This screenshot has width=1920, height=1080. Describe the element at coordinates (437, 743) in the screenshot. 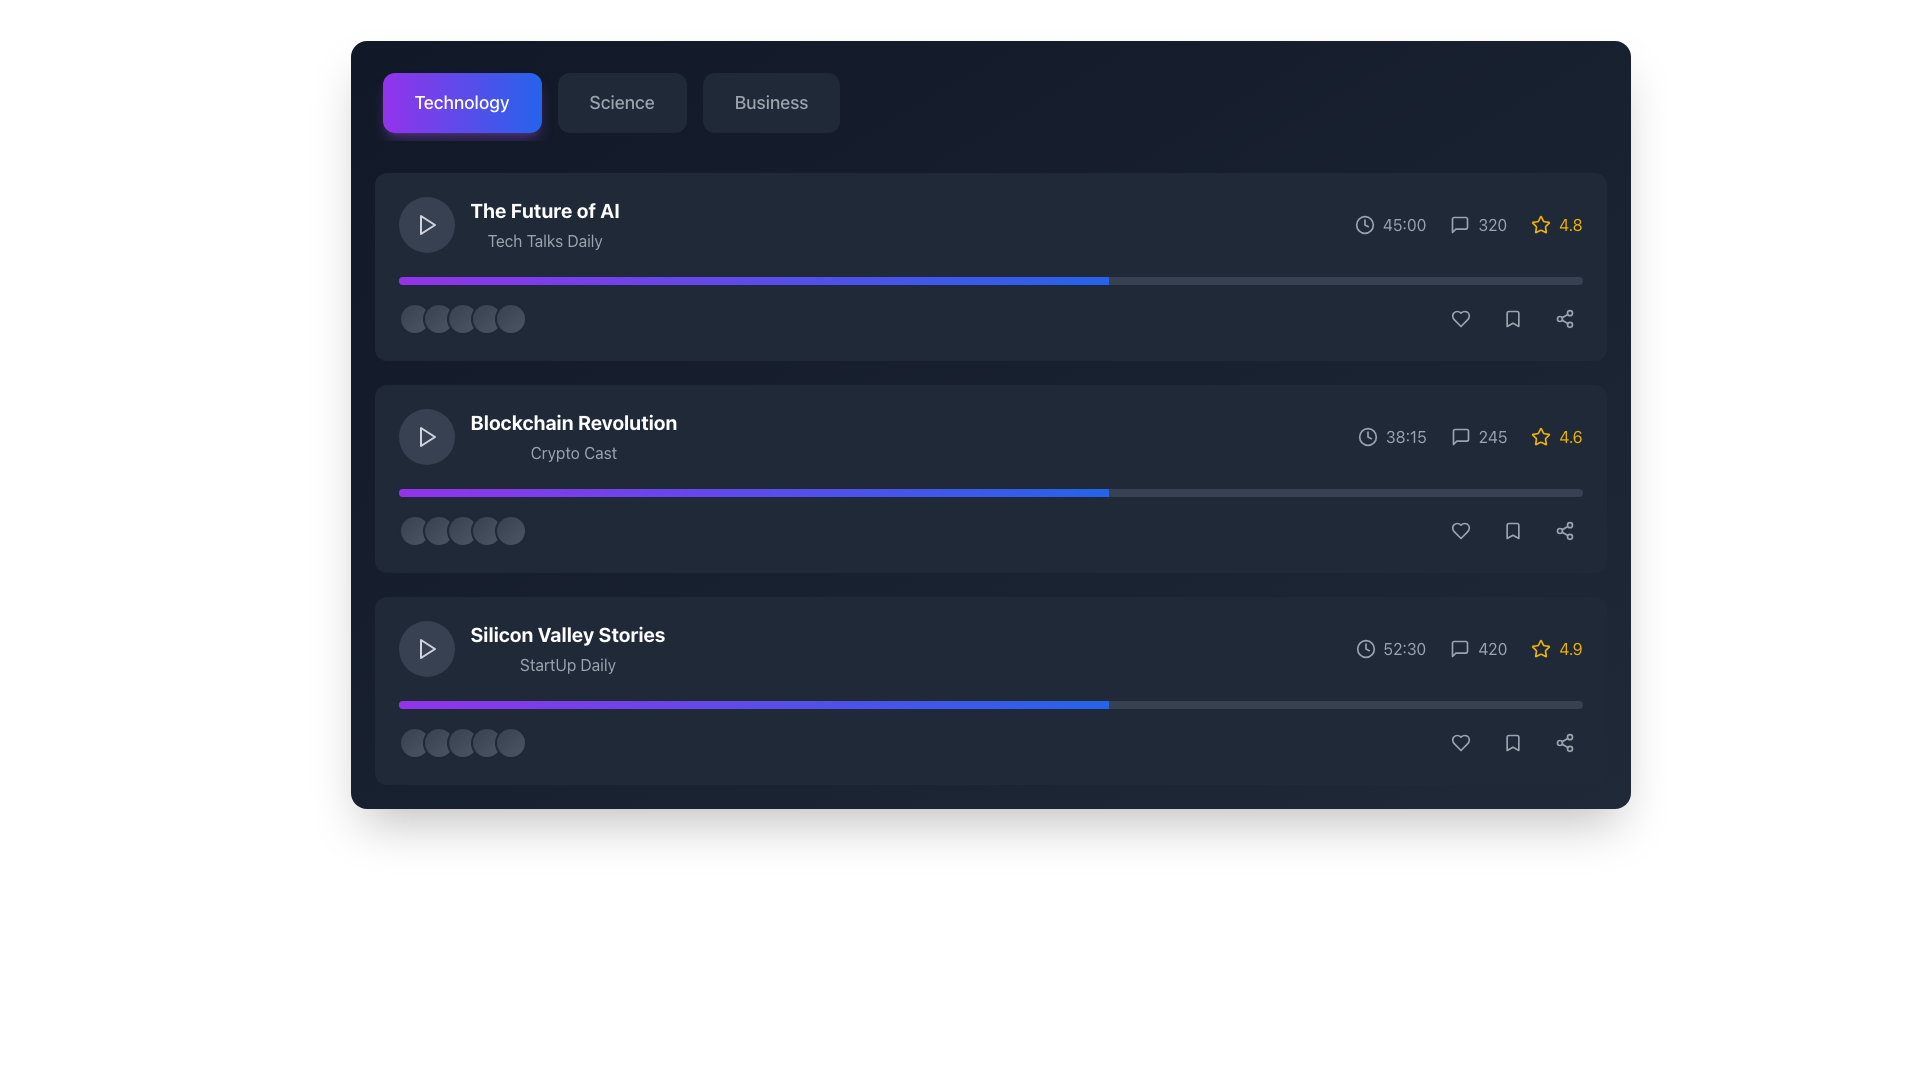

I see `the second circular visual indicator in a row of five, styled with a gradient background, located near the bottom of the 'Silicon Valley Stories' card` at that location.